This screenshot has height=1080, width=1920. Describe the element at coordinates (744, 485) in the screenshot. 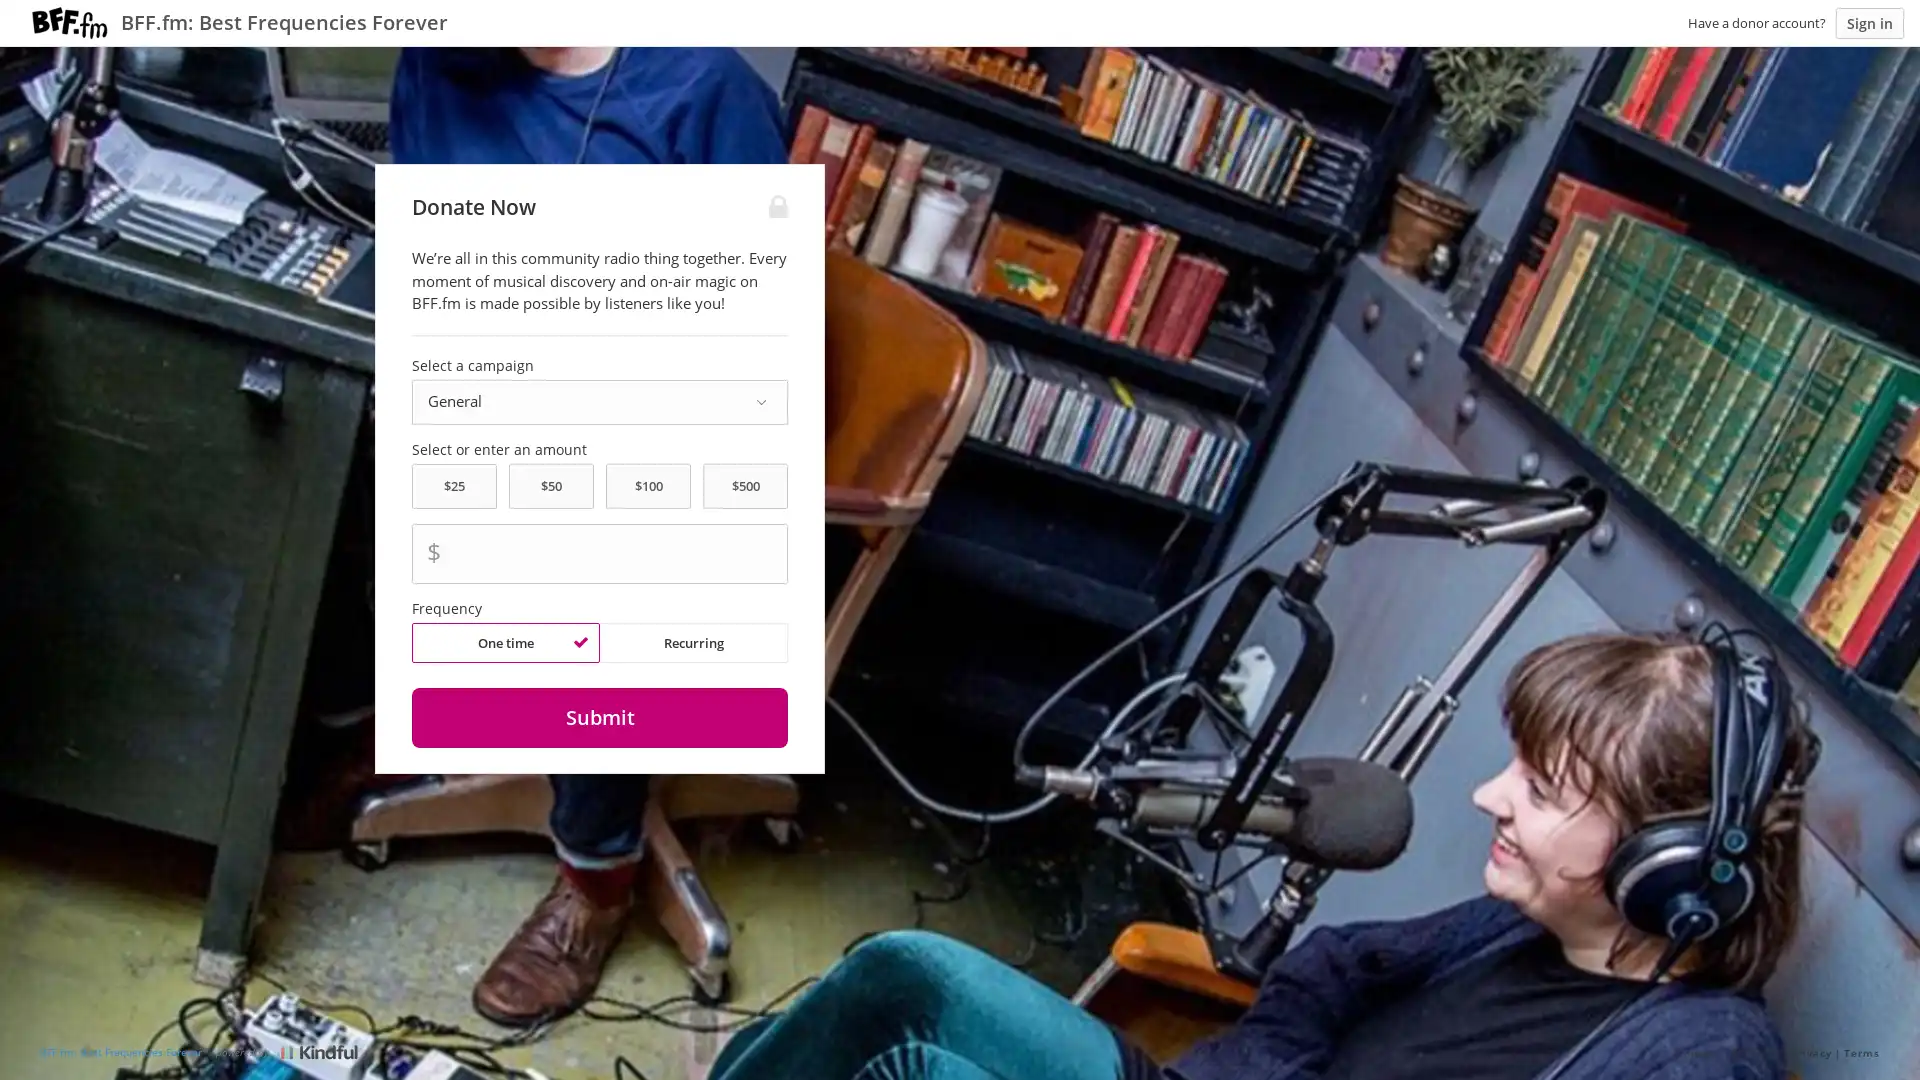

I see `$500` at that location.